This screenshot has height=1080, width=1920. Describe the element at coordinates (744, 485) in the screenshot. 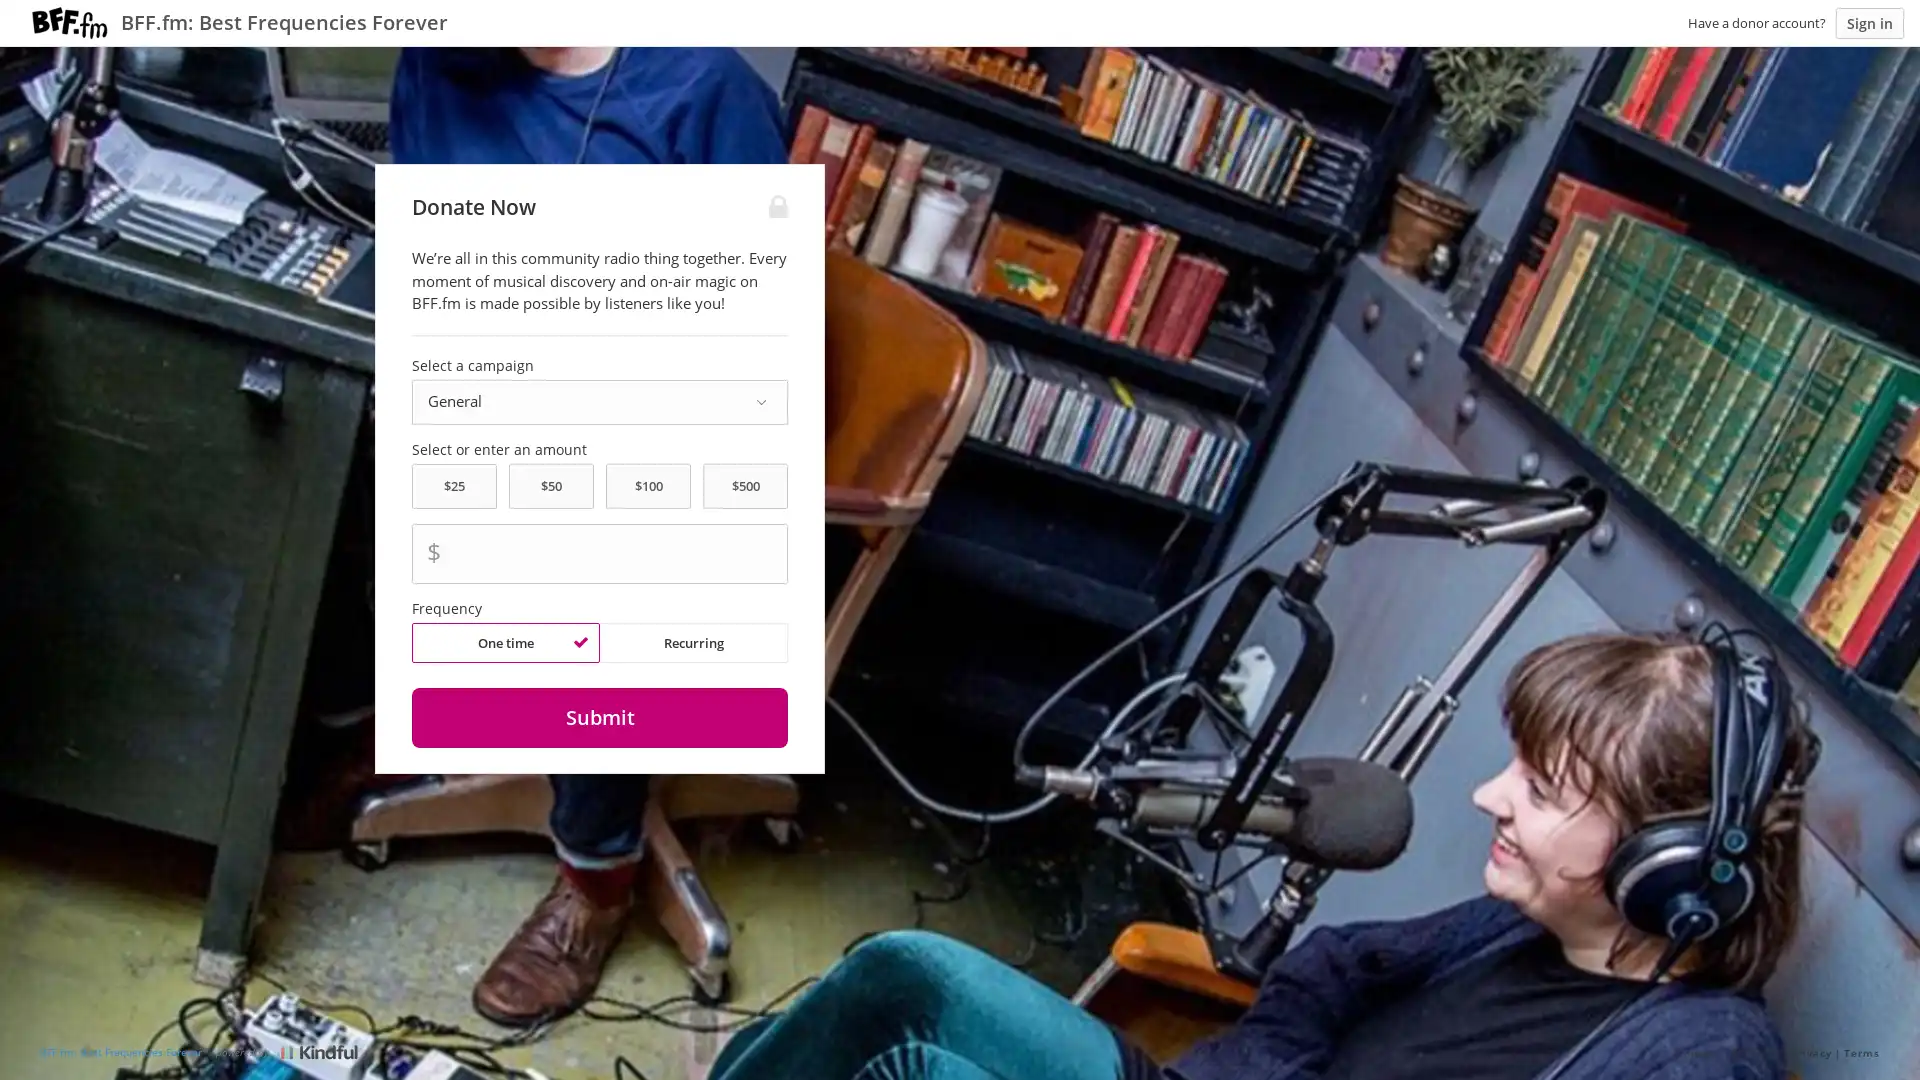

I see `$500` at that location.